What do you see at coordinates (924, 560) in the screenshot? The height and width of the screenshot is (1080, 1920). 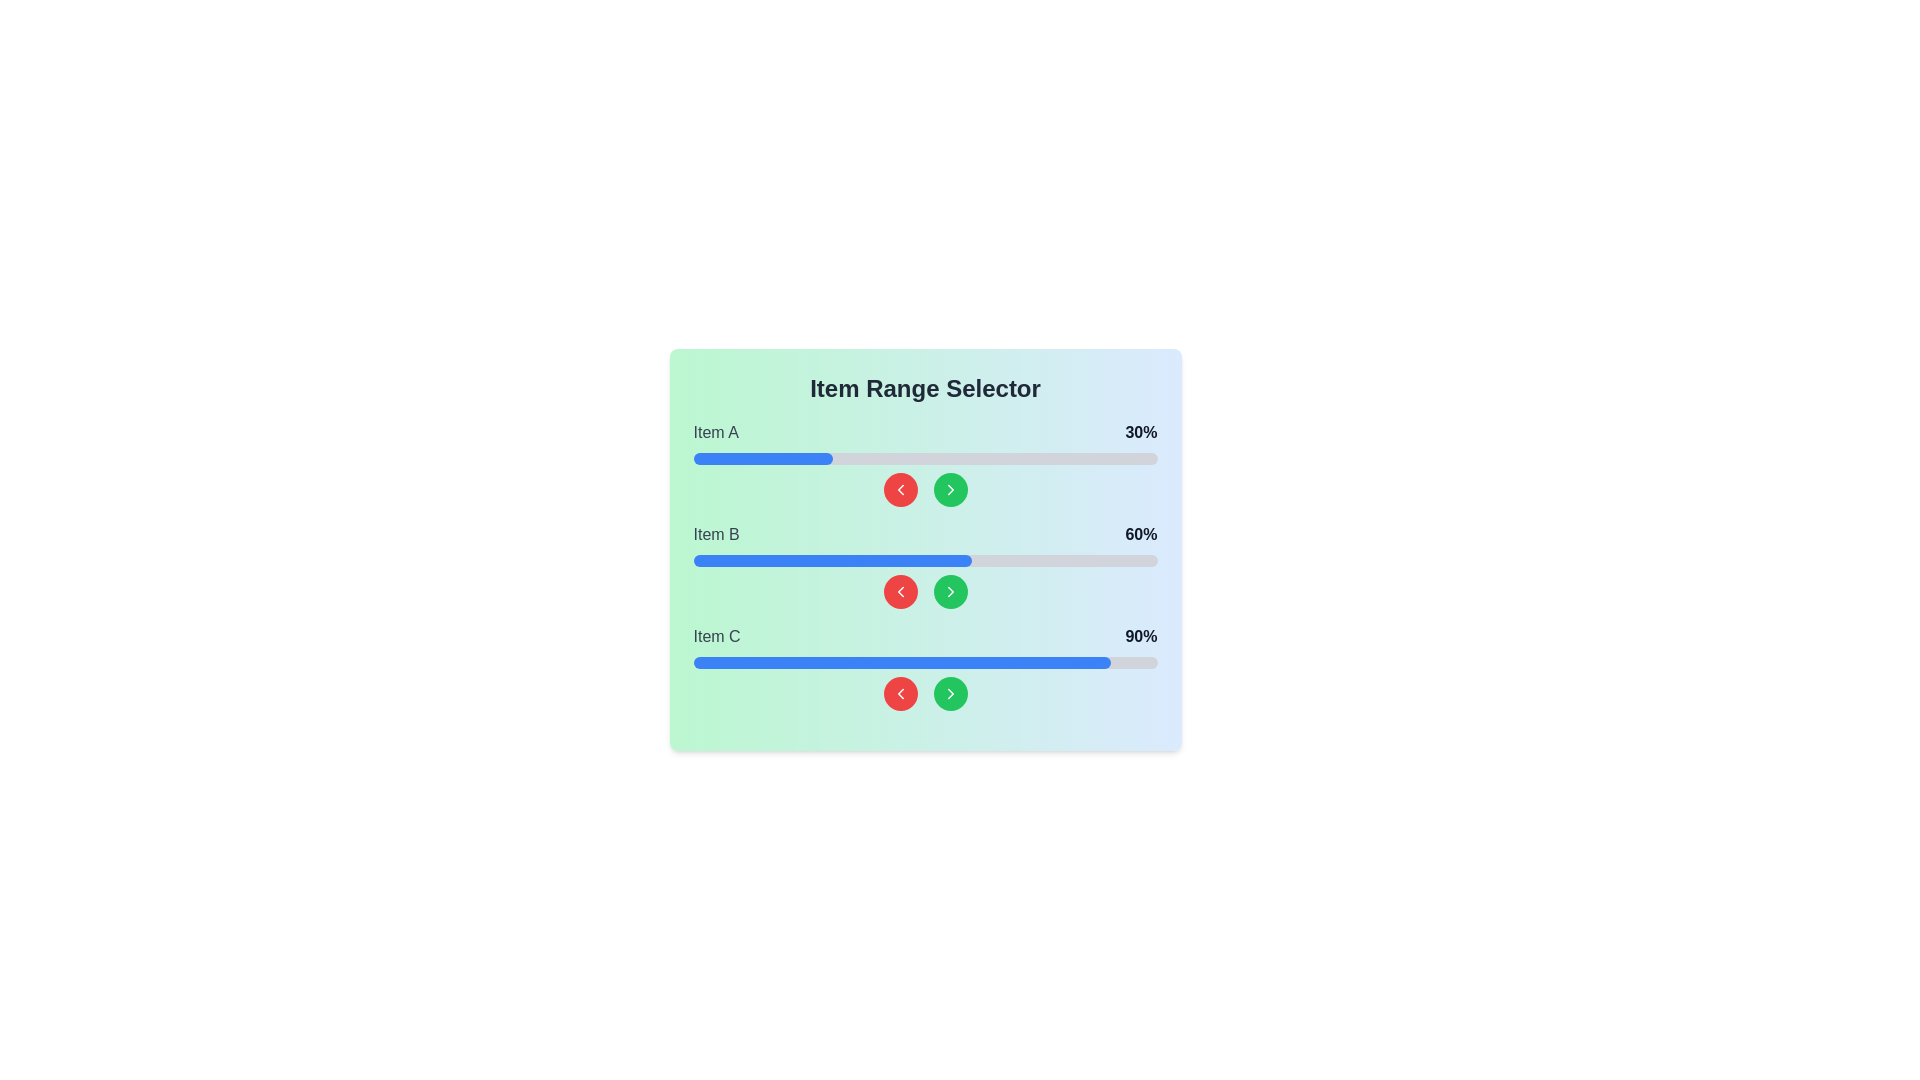 I see `the second progress bar located below the 'Item B' label, which has a gray background and a blue indicator filling 60%` at bounding box center [924, 560].